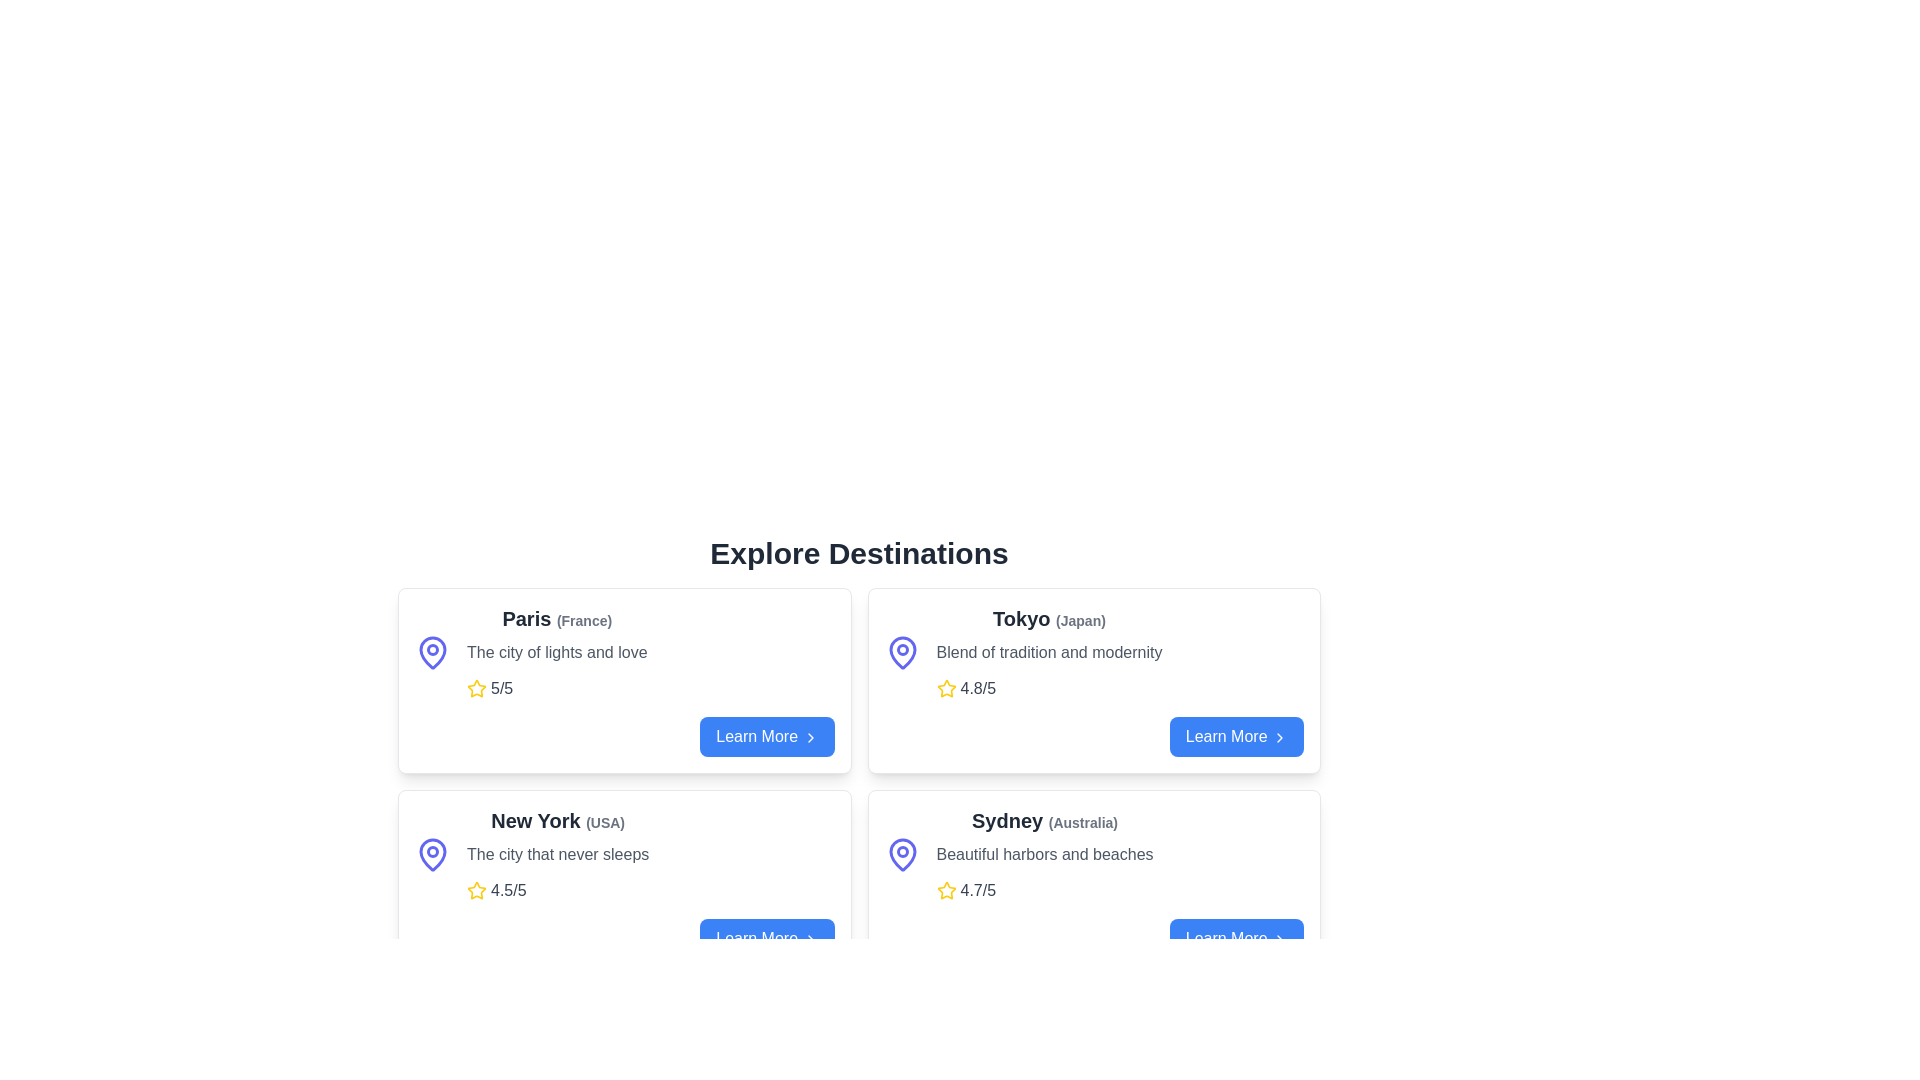 This screenshot has height=1080, width=1920. What do you see at coordinates (1048, 688) in the screenshot?
I see `the rating information '4.8/5' displayed in gray text, located` at bounding box center [1048, 688].